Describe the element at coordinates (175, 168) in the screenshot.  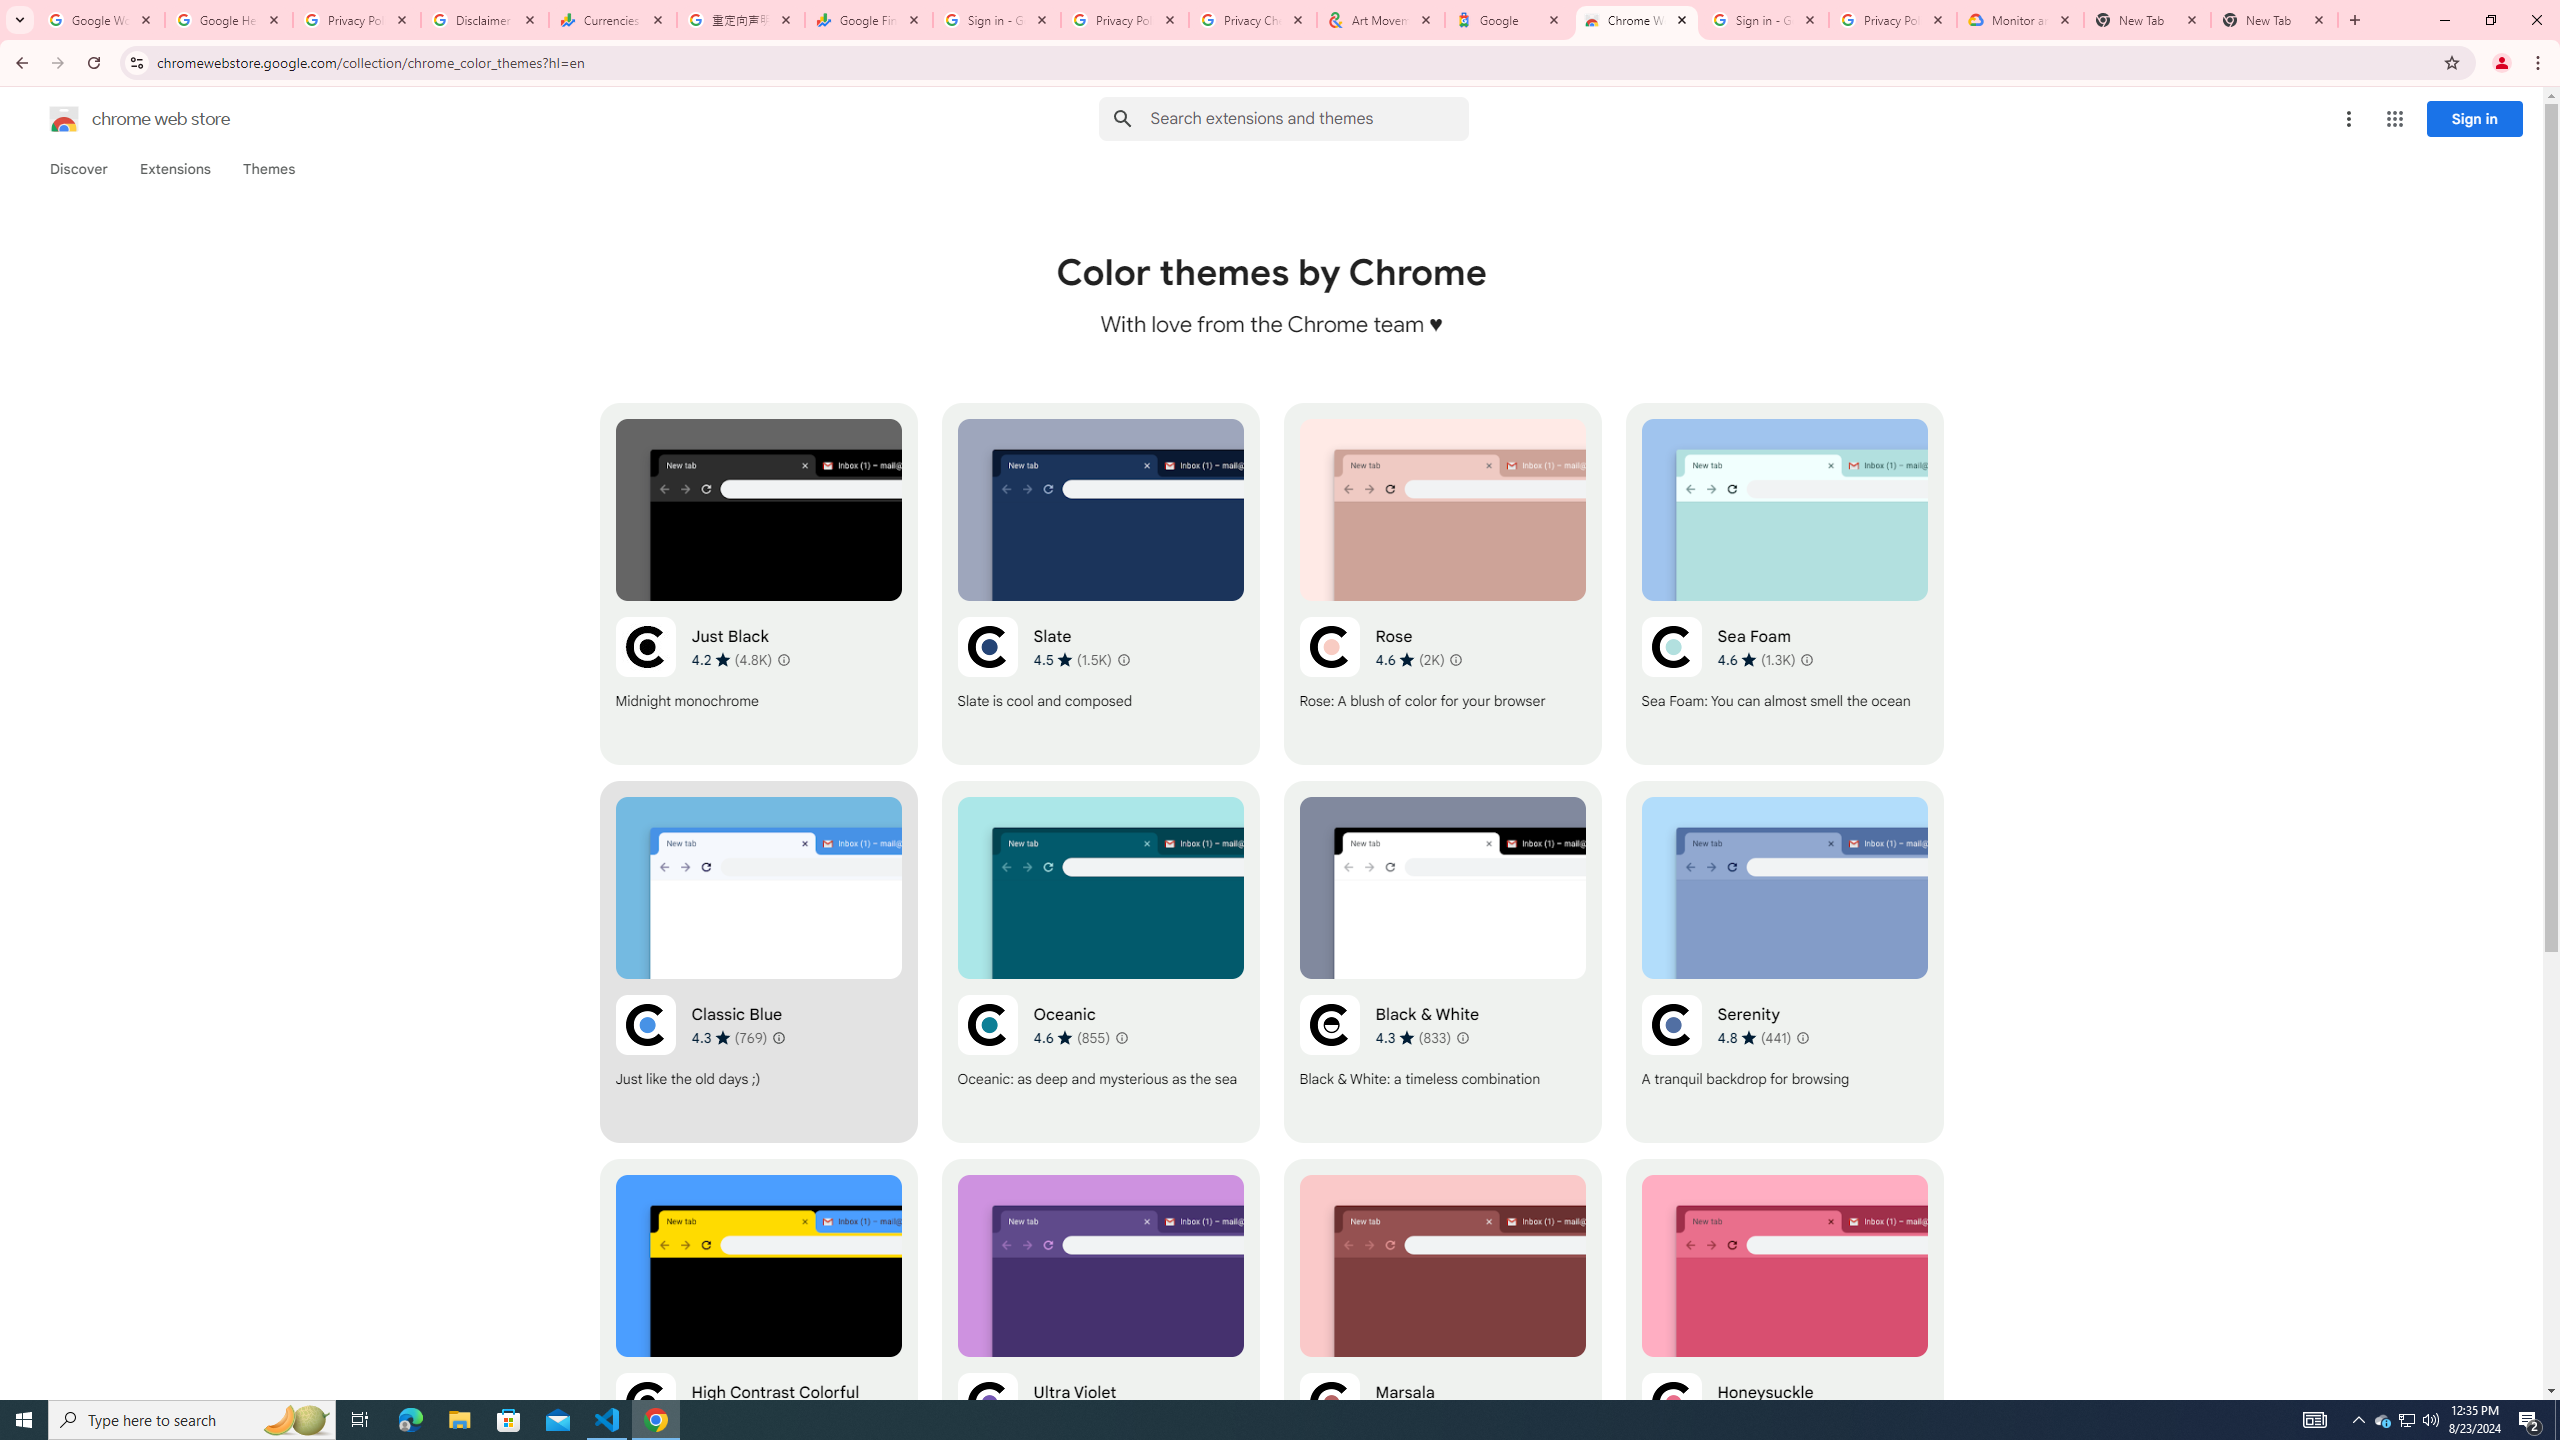
I see `'Extensions'` at that location.